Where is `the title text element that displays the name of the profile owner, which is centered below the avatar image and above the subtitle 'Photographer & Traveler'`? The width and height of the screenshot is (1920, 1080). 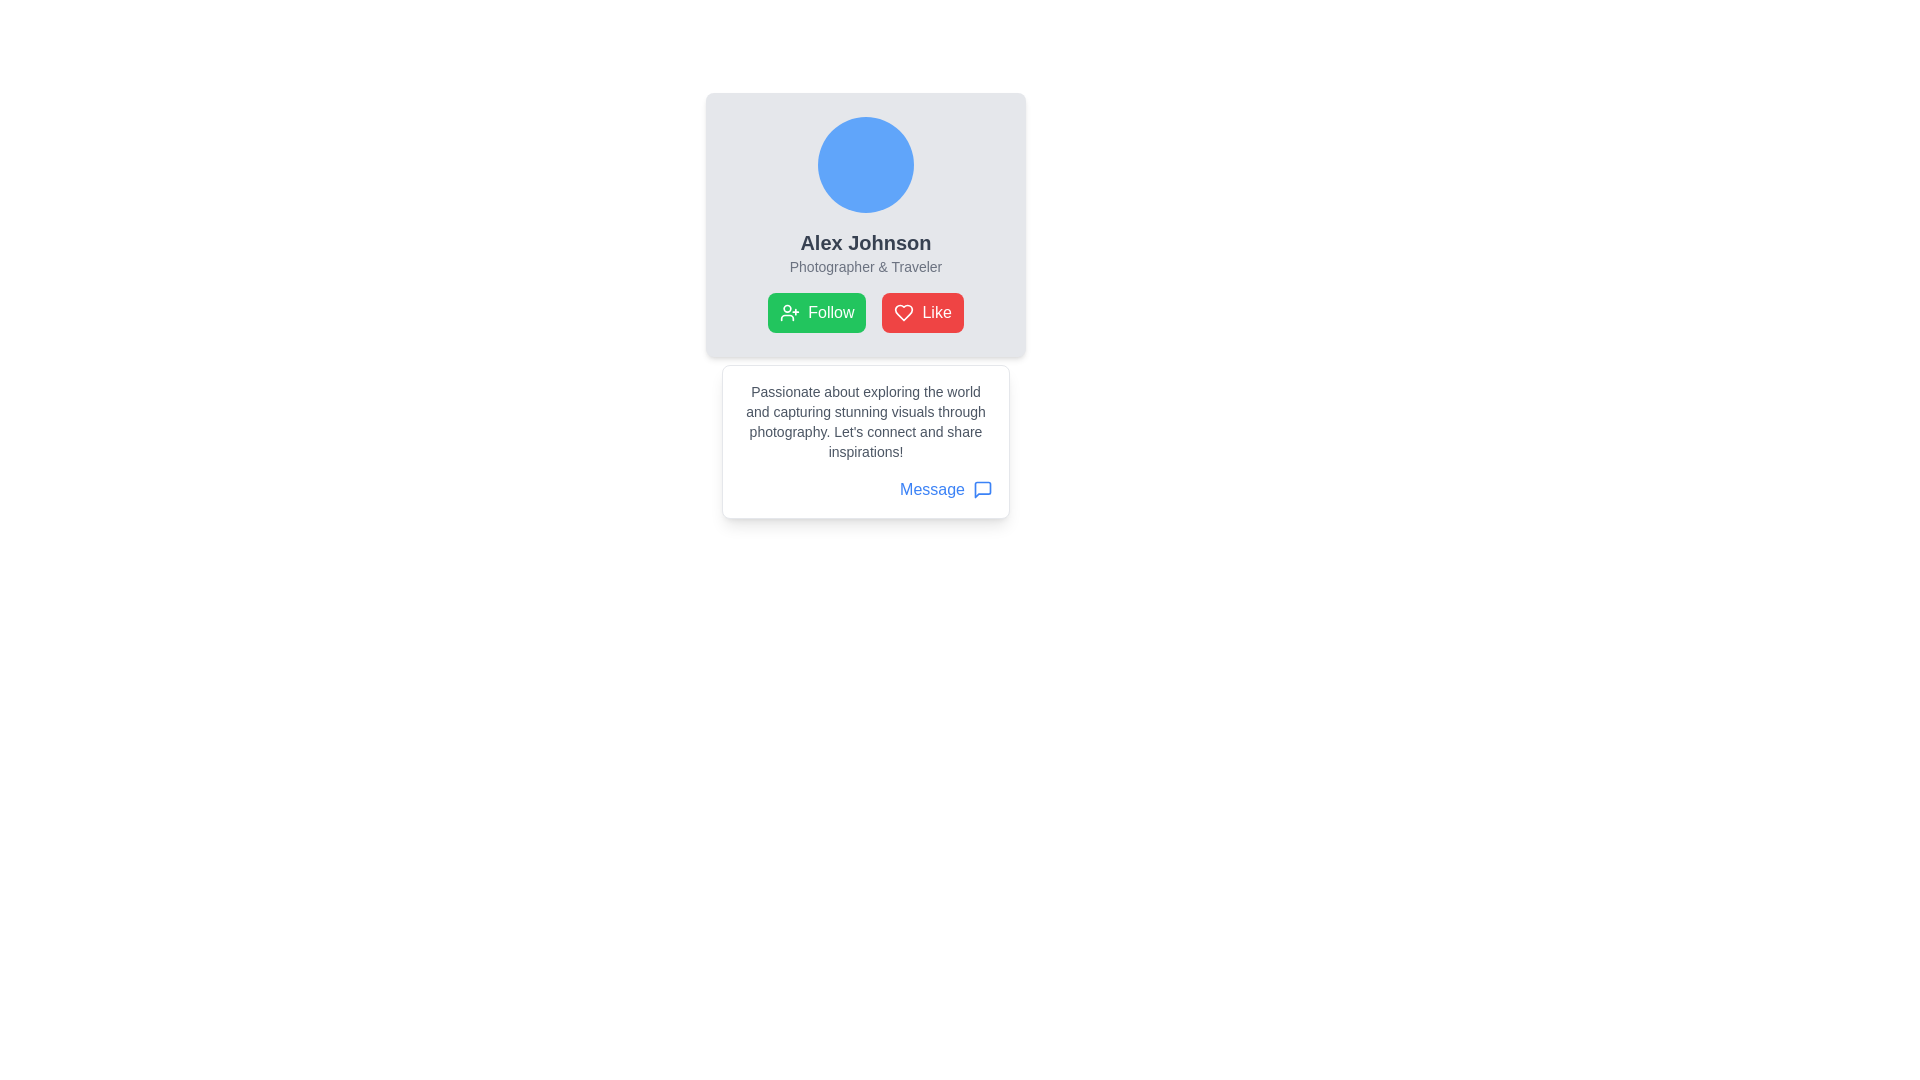 the title text element that displays the name of the profile owner, which is centered below the avatar image and above the subtitle 'Photographer & Traveler' is located at coordinates (865, 242).